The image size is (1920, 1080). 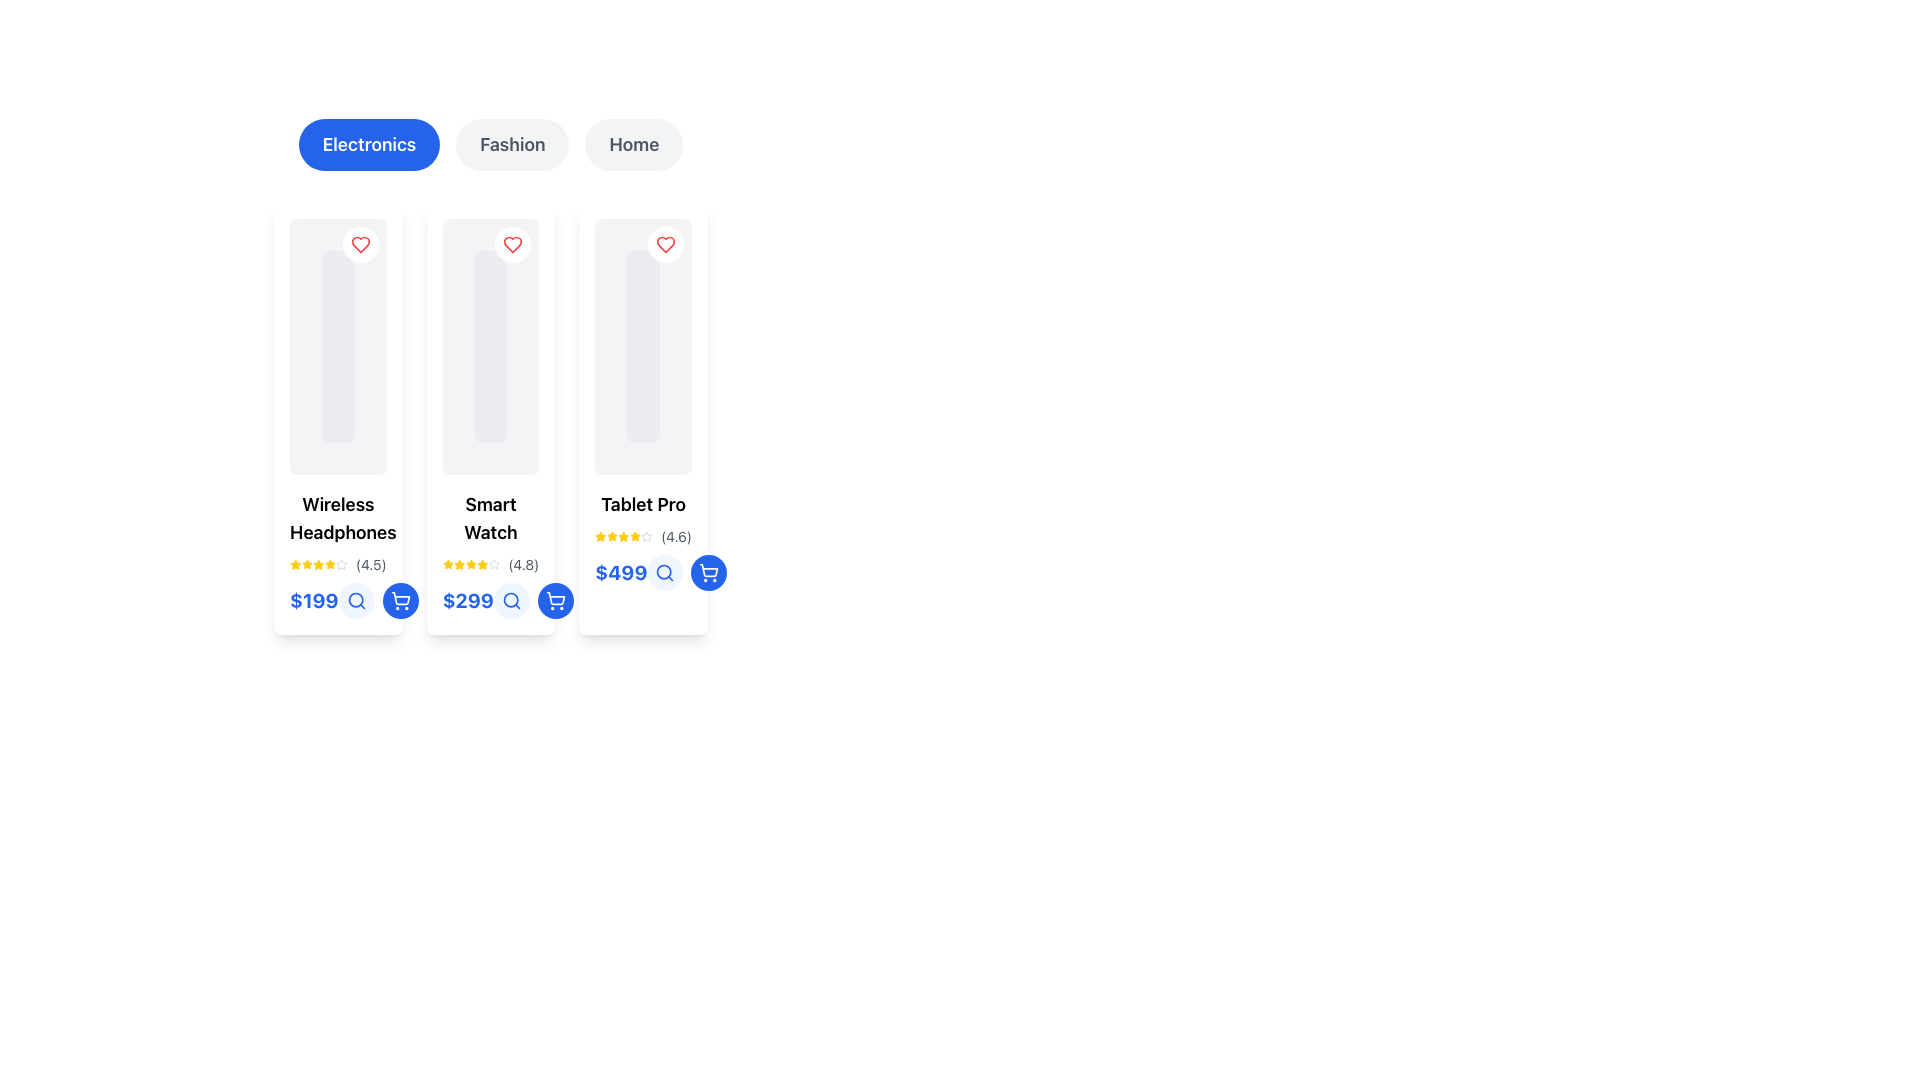 What do you see at coordinates (458, 564) in the screenshot?
I see `the third star icon in the rating section of the 'Smart Watch' card, which visually indicates part of the rating assigned to the product` at bounding box center [458, 564].